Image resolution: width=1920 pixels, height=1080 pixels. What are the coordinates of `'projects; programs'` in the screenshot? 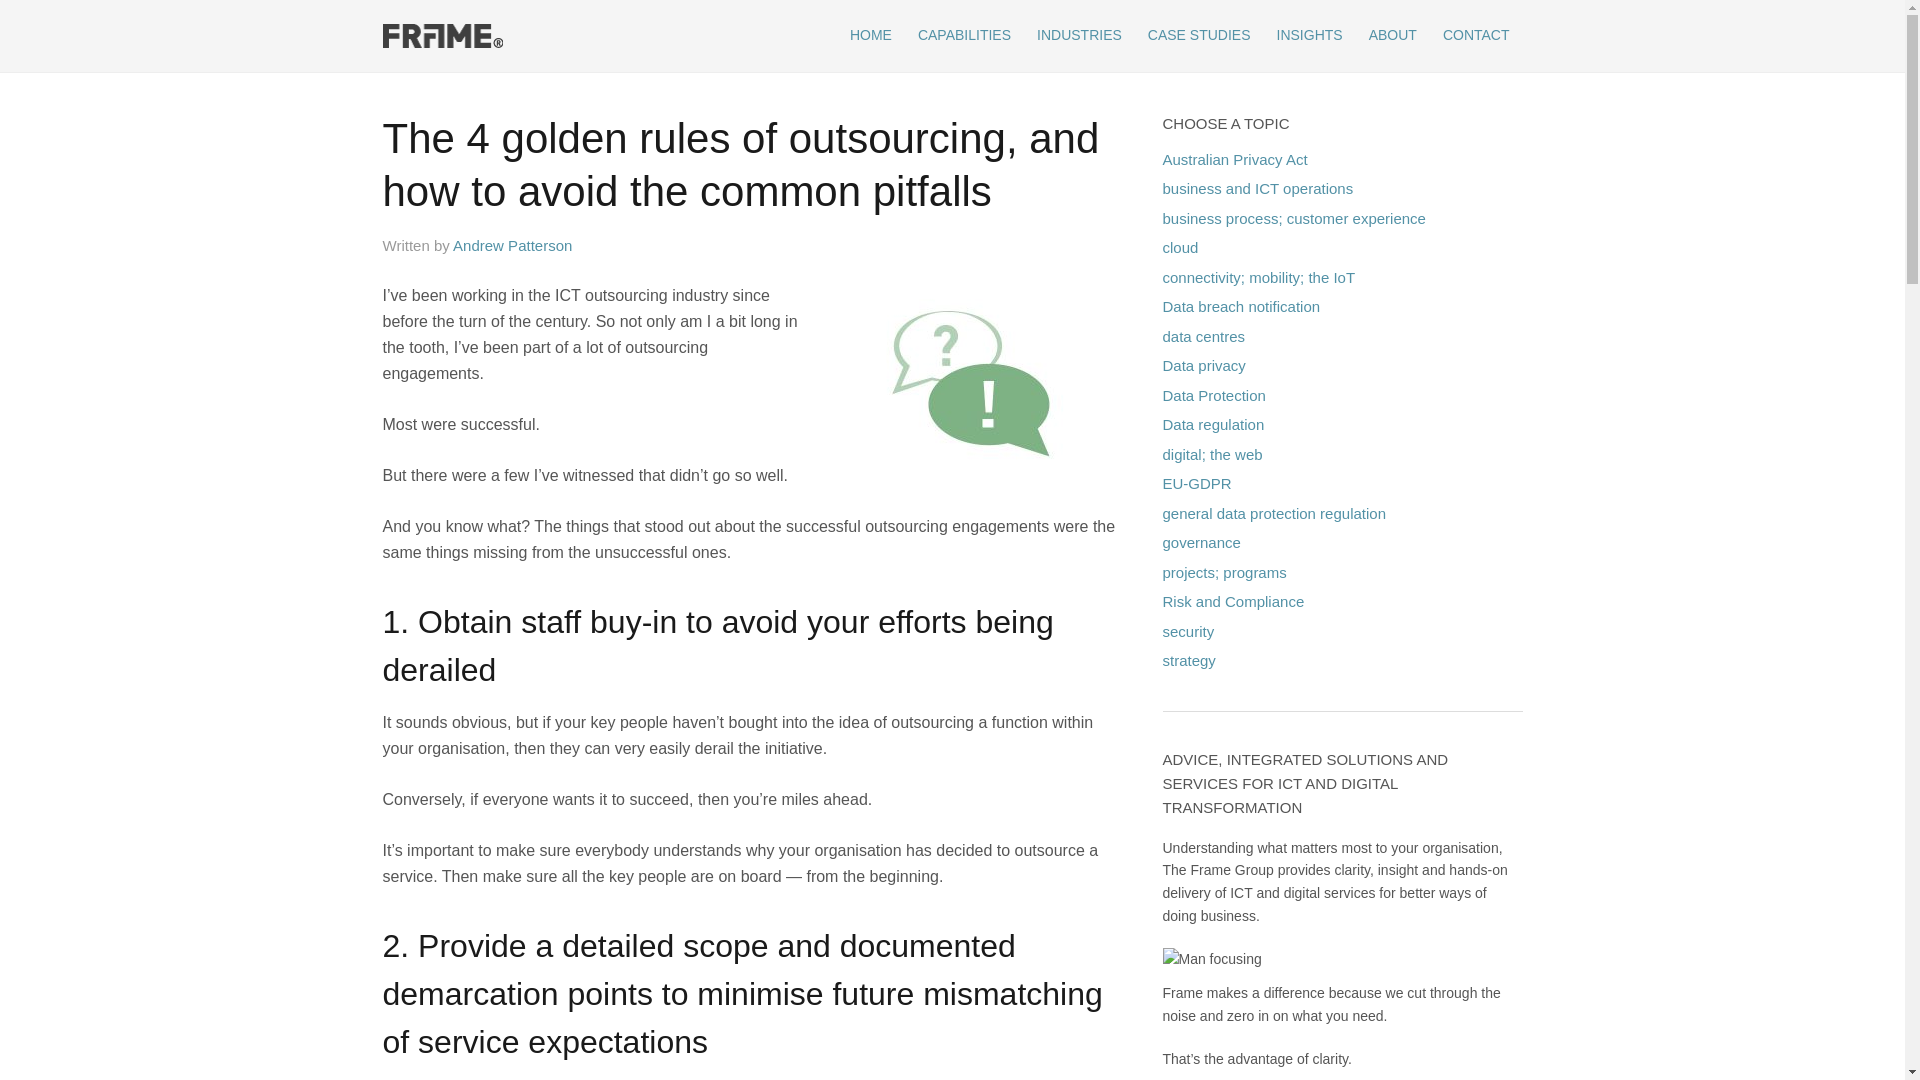 It's located at (1223, 572).